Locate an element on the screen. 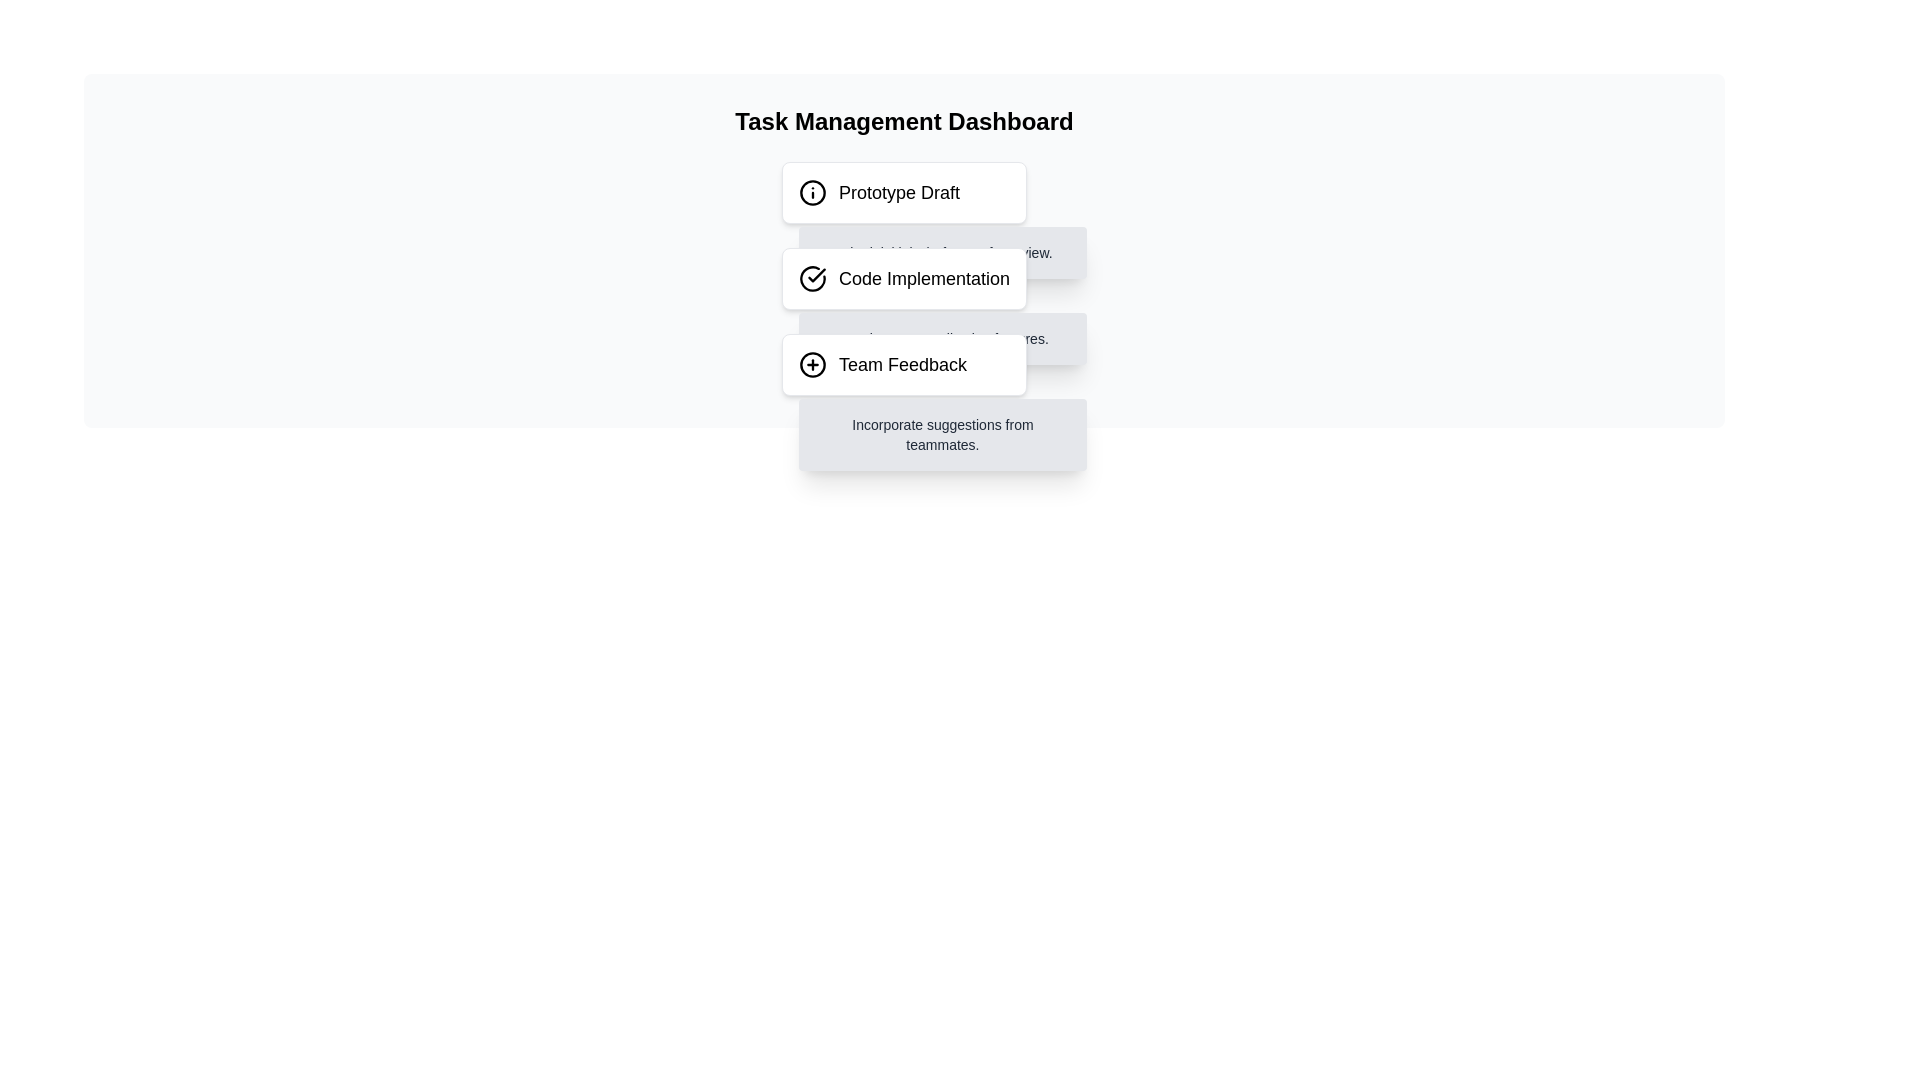 Image resolution: width=1920 pixels, height=1080 pixels. the label with icon that serves as the title of the second item in the vertically-stacked card layout for 'Task Management Dashboard' is located at coordinates (903, 278).